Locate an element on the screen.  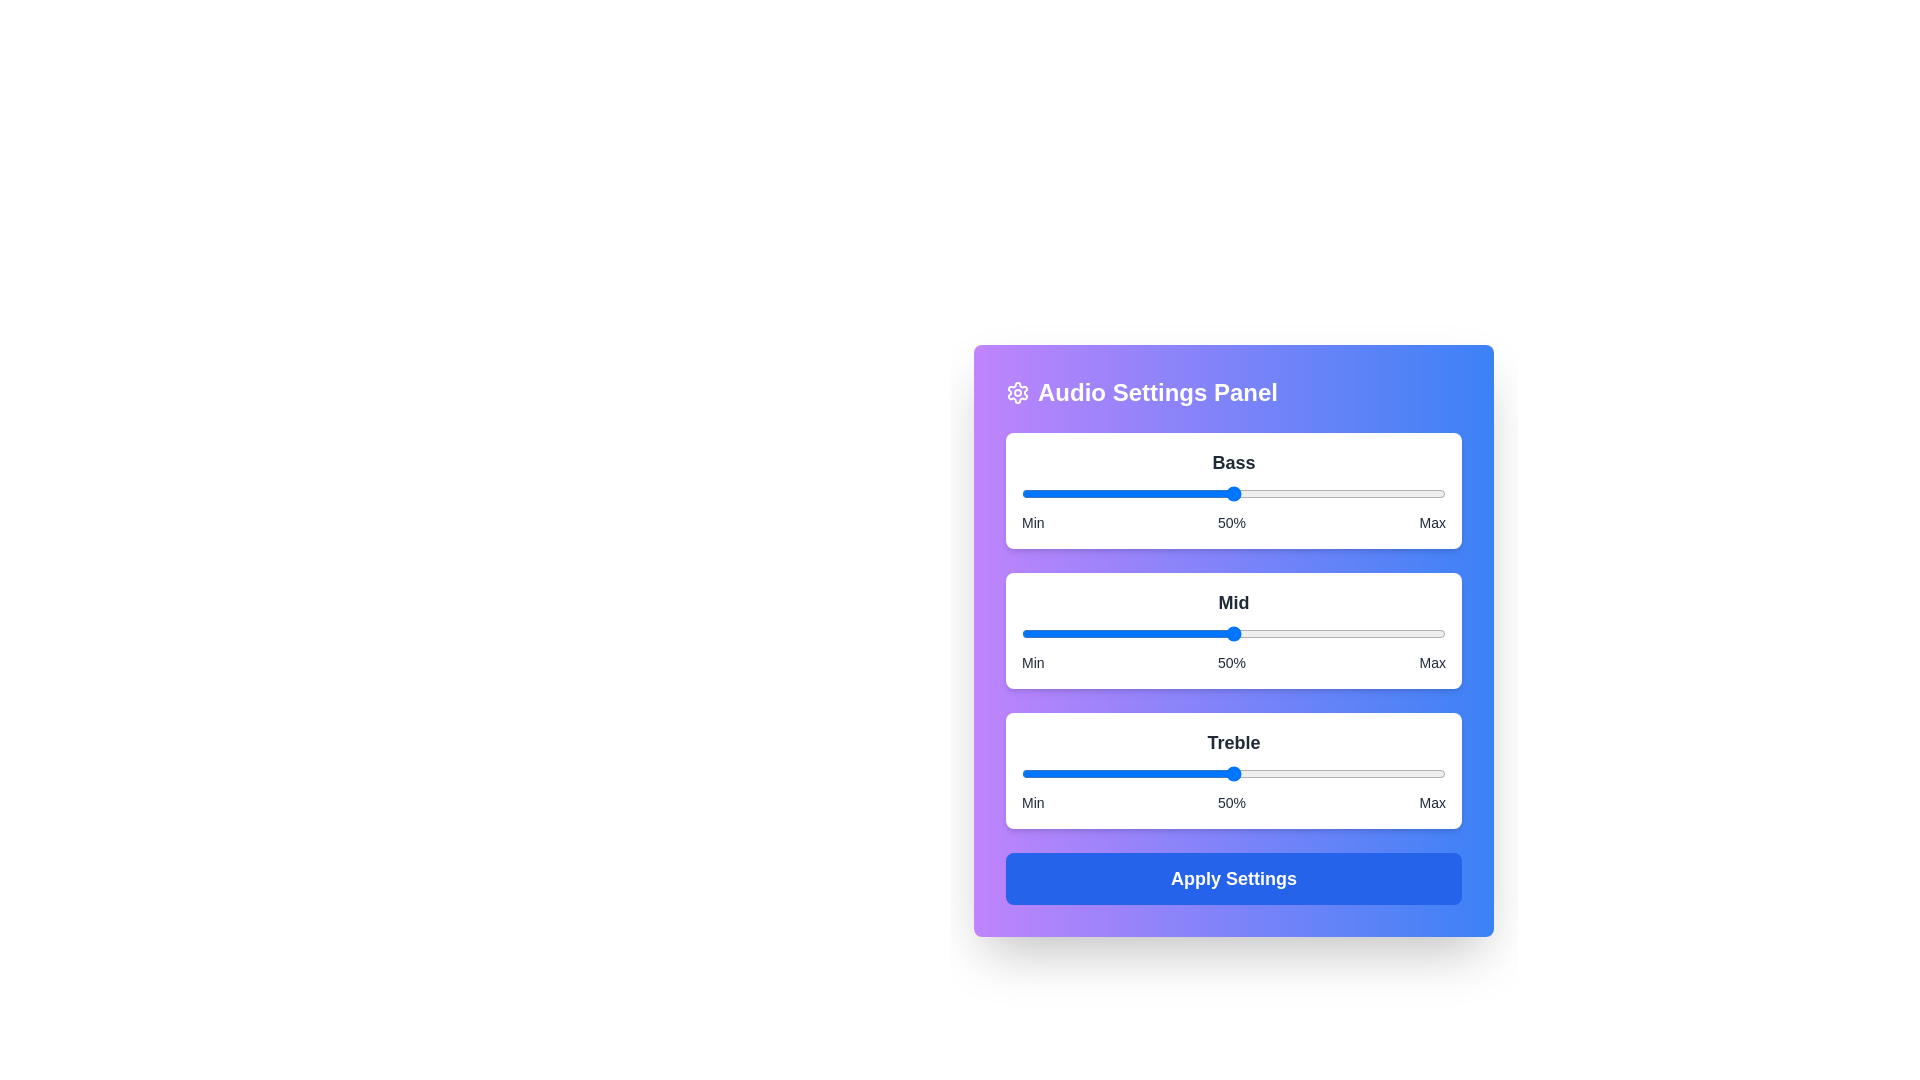
the label displaying 'Min', '50%', and 'Max' within the 'Treble' section of the audio settings panel, which is located below the slider component is located at coordinates (1232, 801).